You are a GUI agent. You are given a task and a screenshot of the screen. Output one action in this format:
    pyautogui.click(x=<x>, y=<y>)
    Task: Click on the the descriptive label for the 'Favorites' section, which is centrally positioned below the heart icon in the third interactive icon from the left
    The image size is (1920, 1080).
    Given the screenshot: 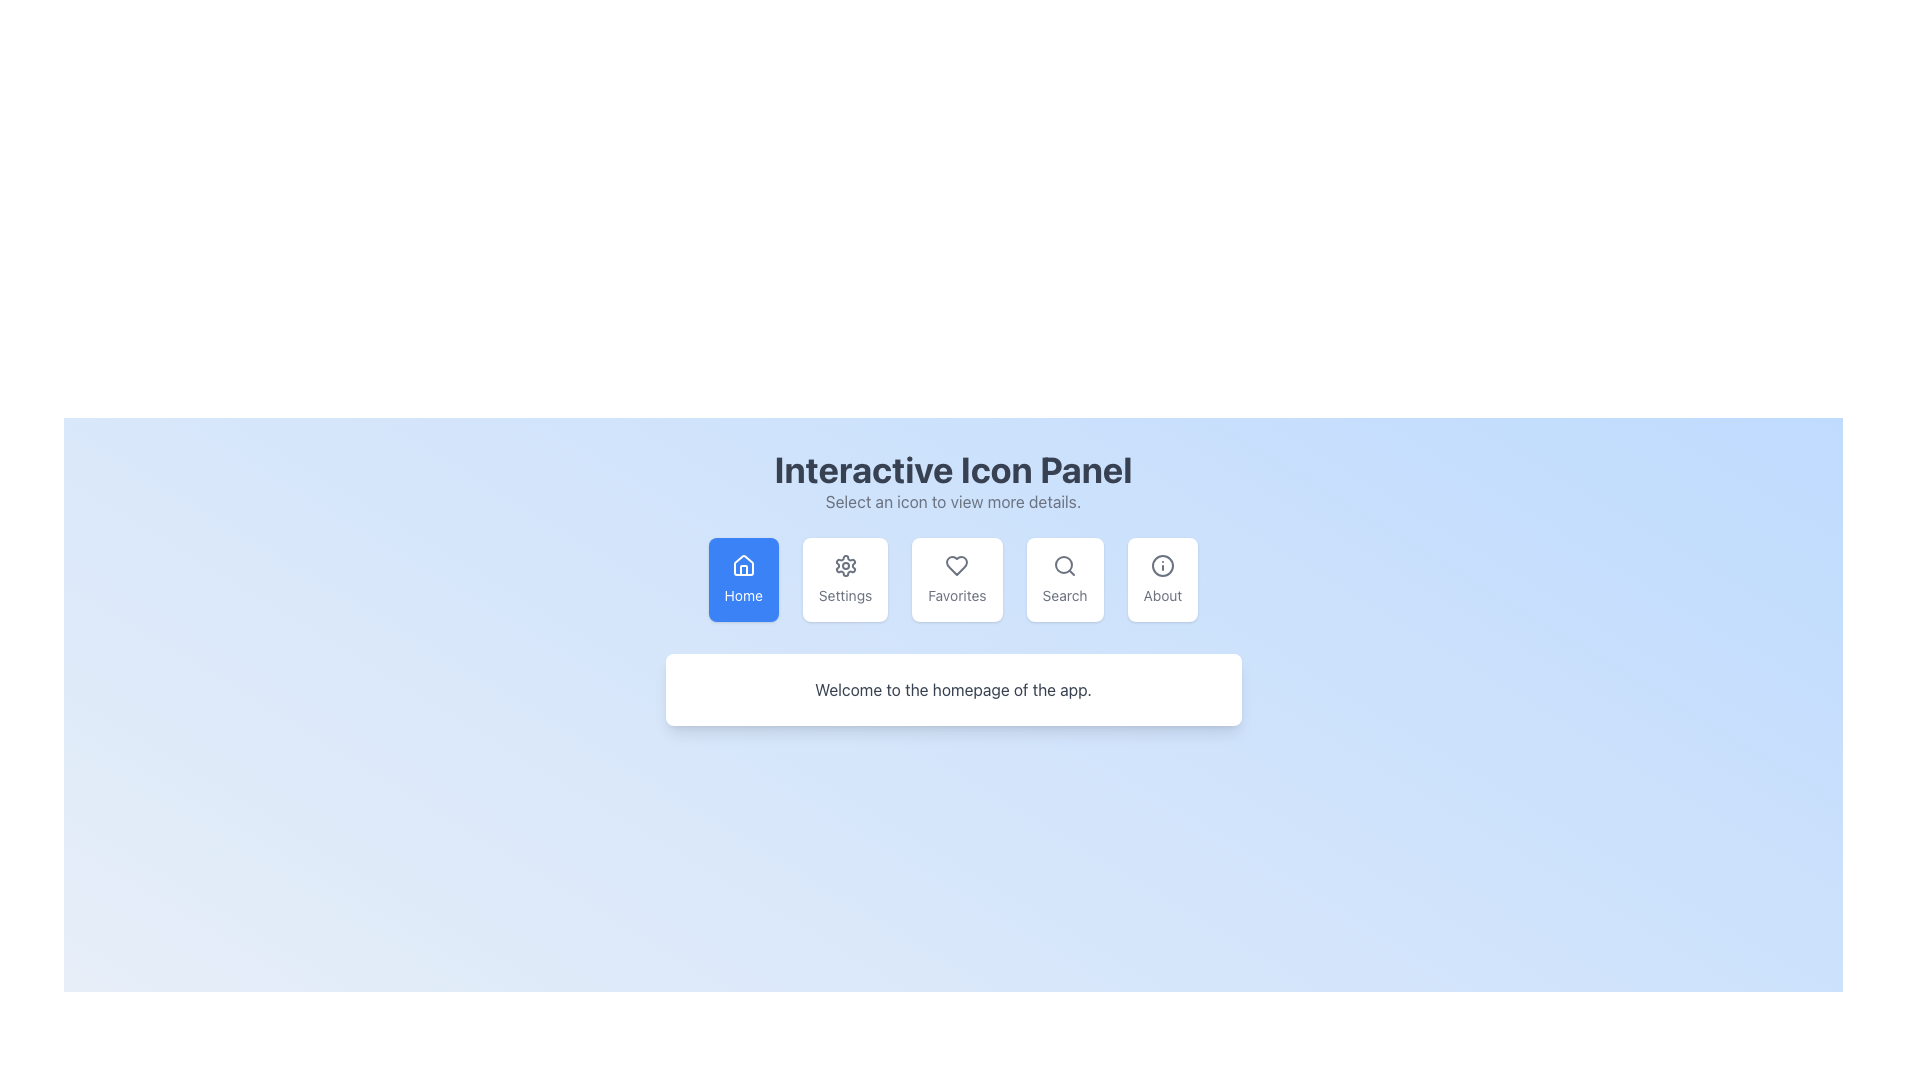 What is the action you would take?
    pyautogui.click(x=956, y=595)
    